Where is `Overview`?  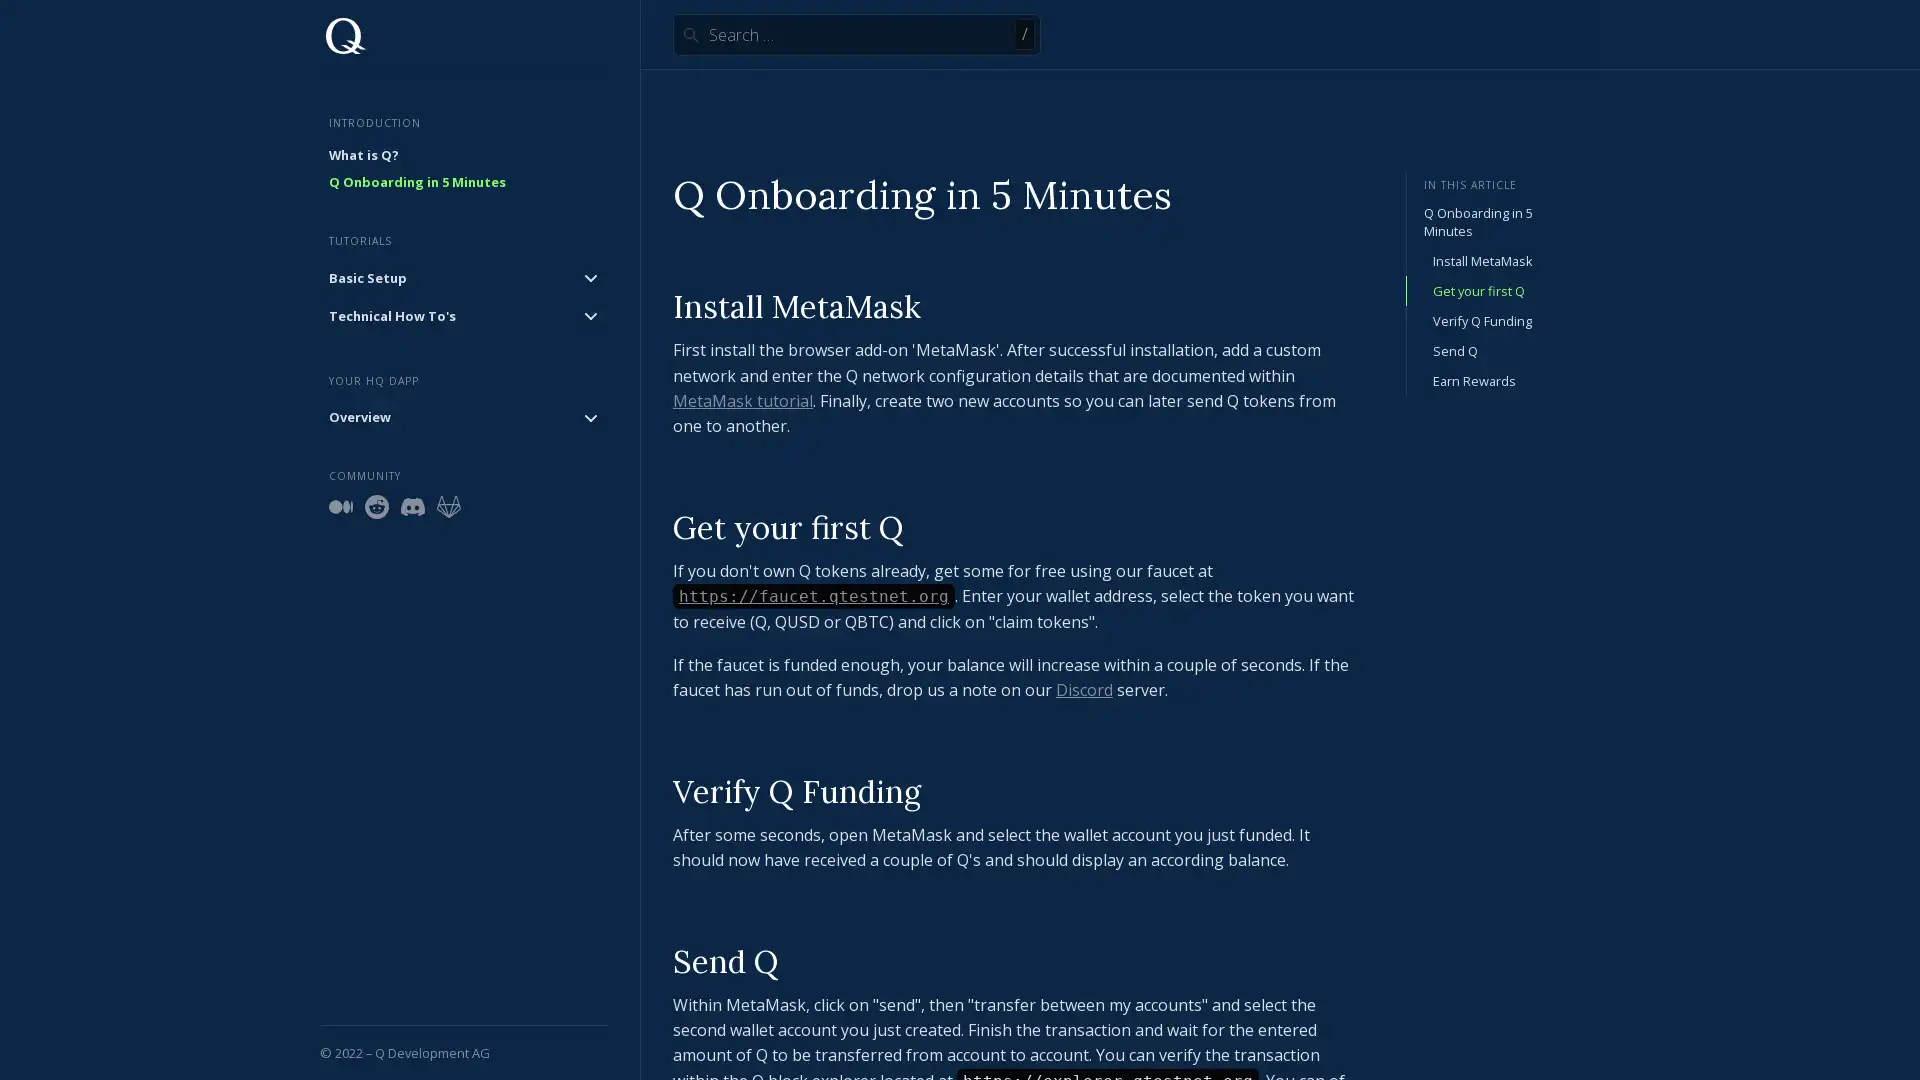 Overview is located at coordinates (463, 415).